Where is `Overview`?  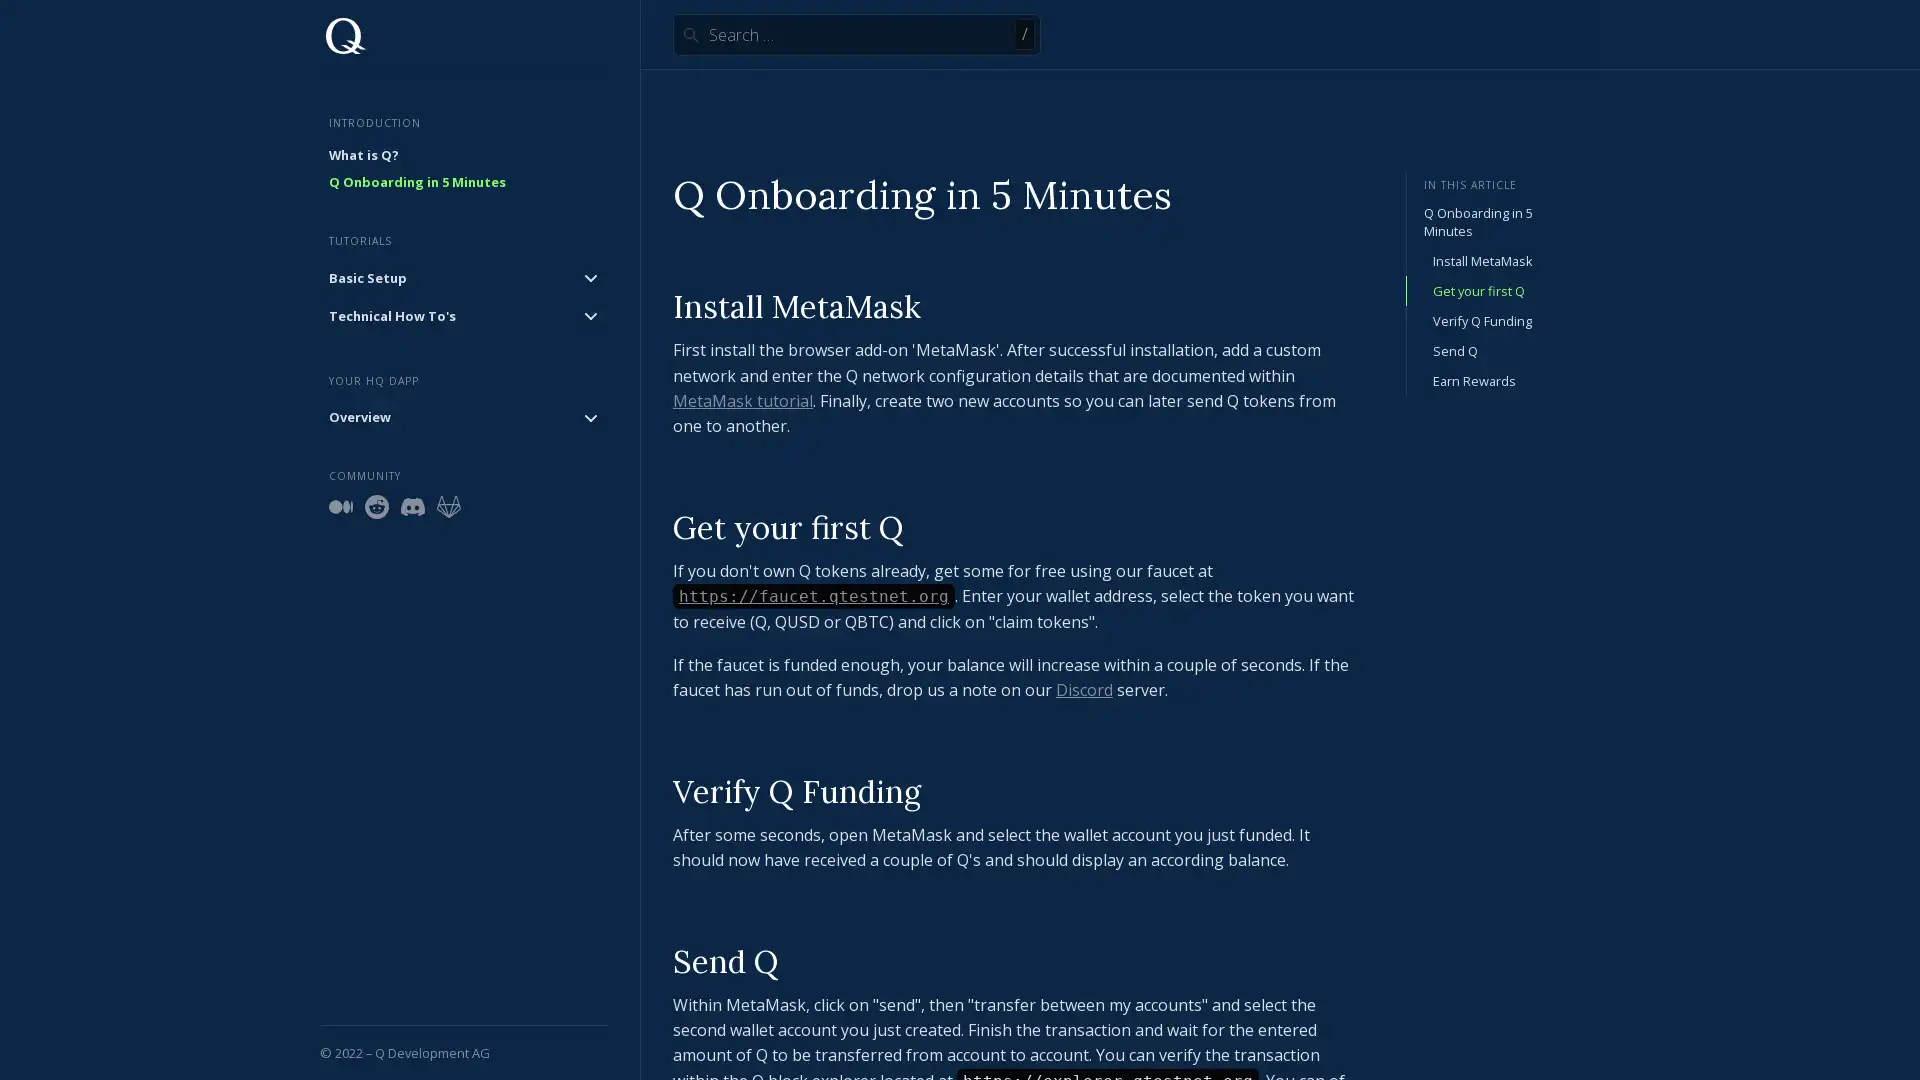 Overview is located at coordinates (463, 415).